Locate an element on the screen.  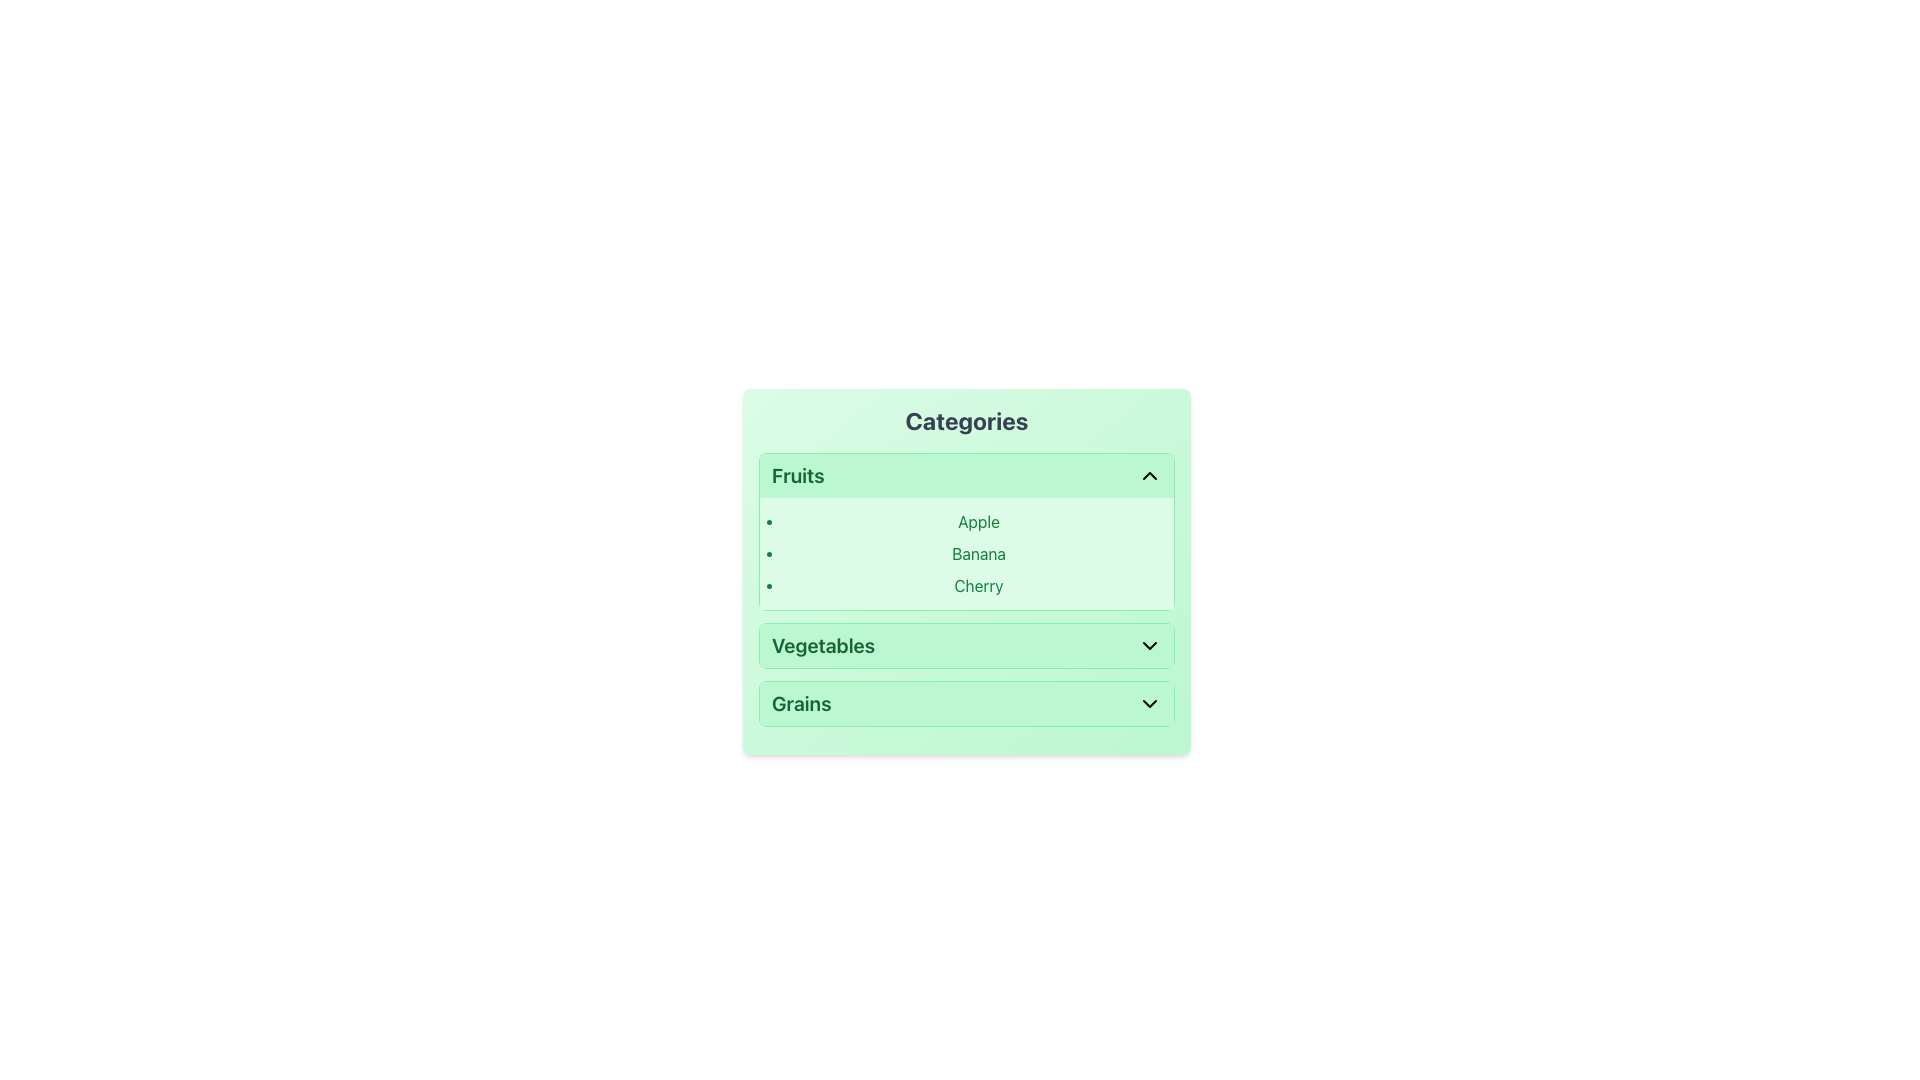
the text label displaying 'Banana' in green, which is the second item in a vertical list of fruits is located at coordinates (979, 554).